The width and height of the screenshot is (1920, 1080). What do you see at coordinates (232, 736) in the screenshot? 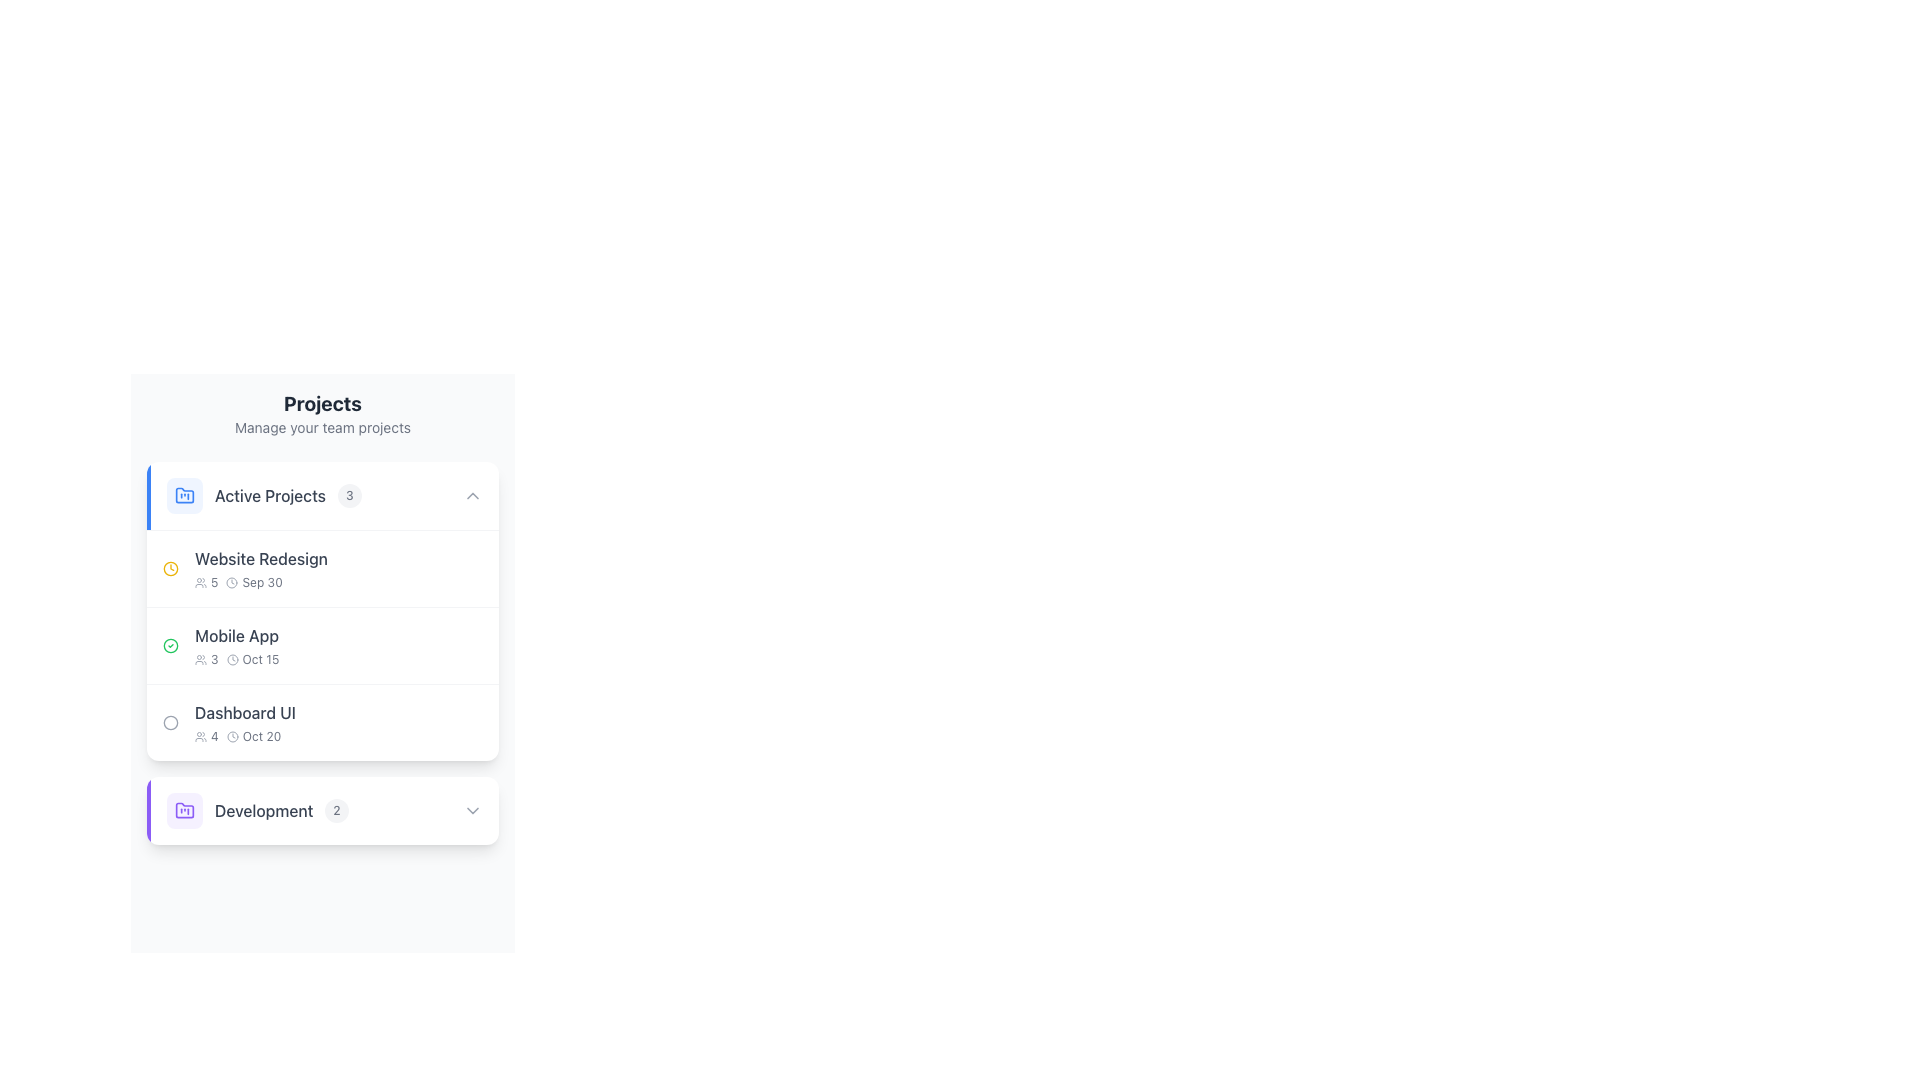
I see `the clock icon located in the 'Dashboard UI' section under 'Active Projects' to interact with its group and view details` at bounding box center [232, 736].